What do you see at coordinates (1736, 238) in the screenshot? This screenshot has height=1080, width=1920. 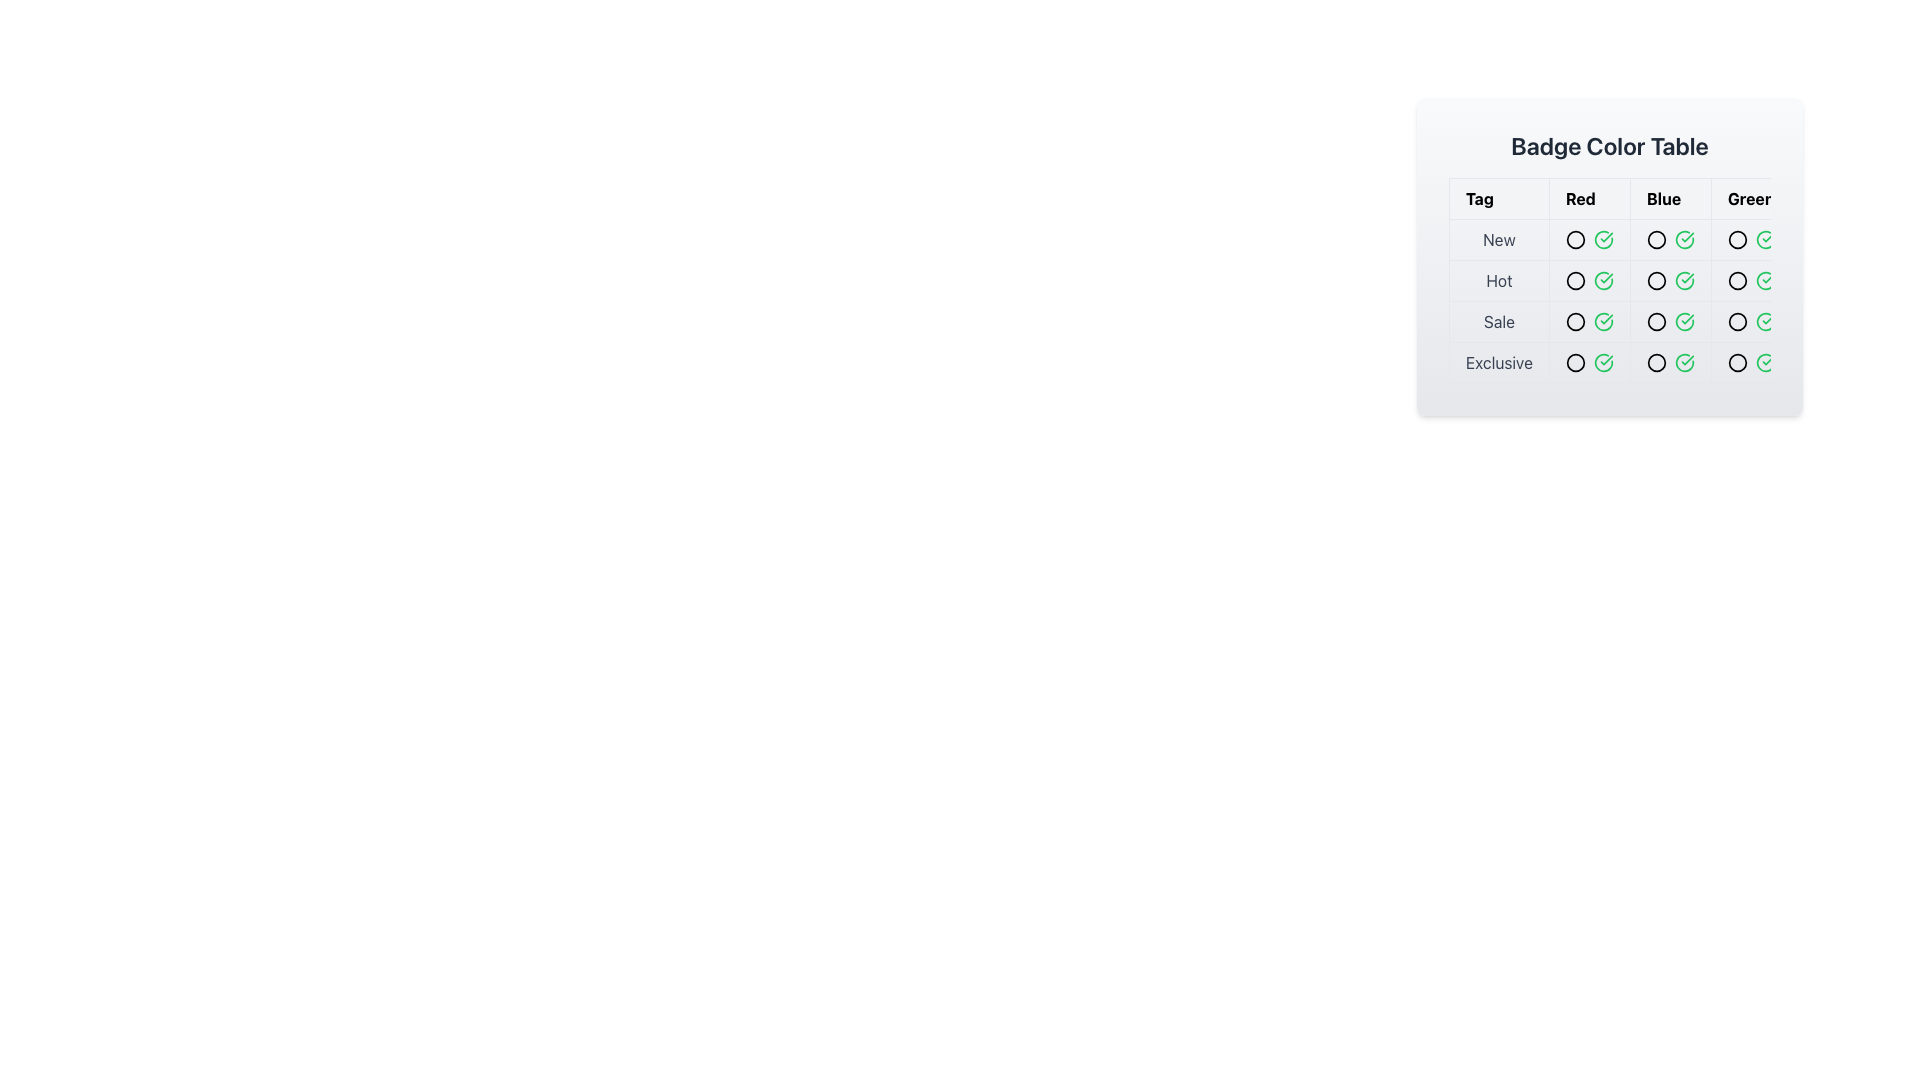 I see `the Circle Icon with a green stroke in the 'New' row of the 'Badge Color Table' under the 'Green' column` at bounding box center [1736, 238].